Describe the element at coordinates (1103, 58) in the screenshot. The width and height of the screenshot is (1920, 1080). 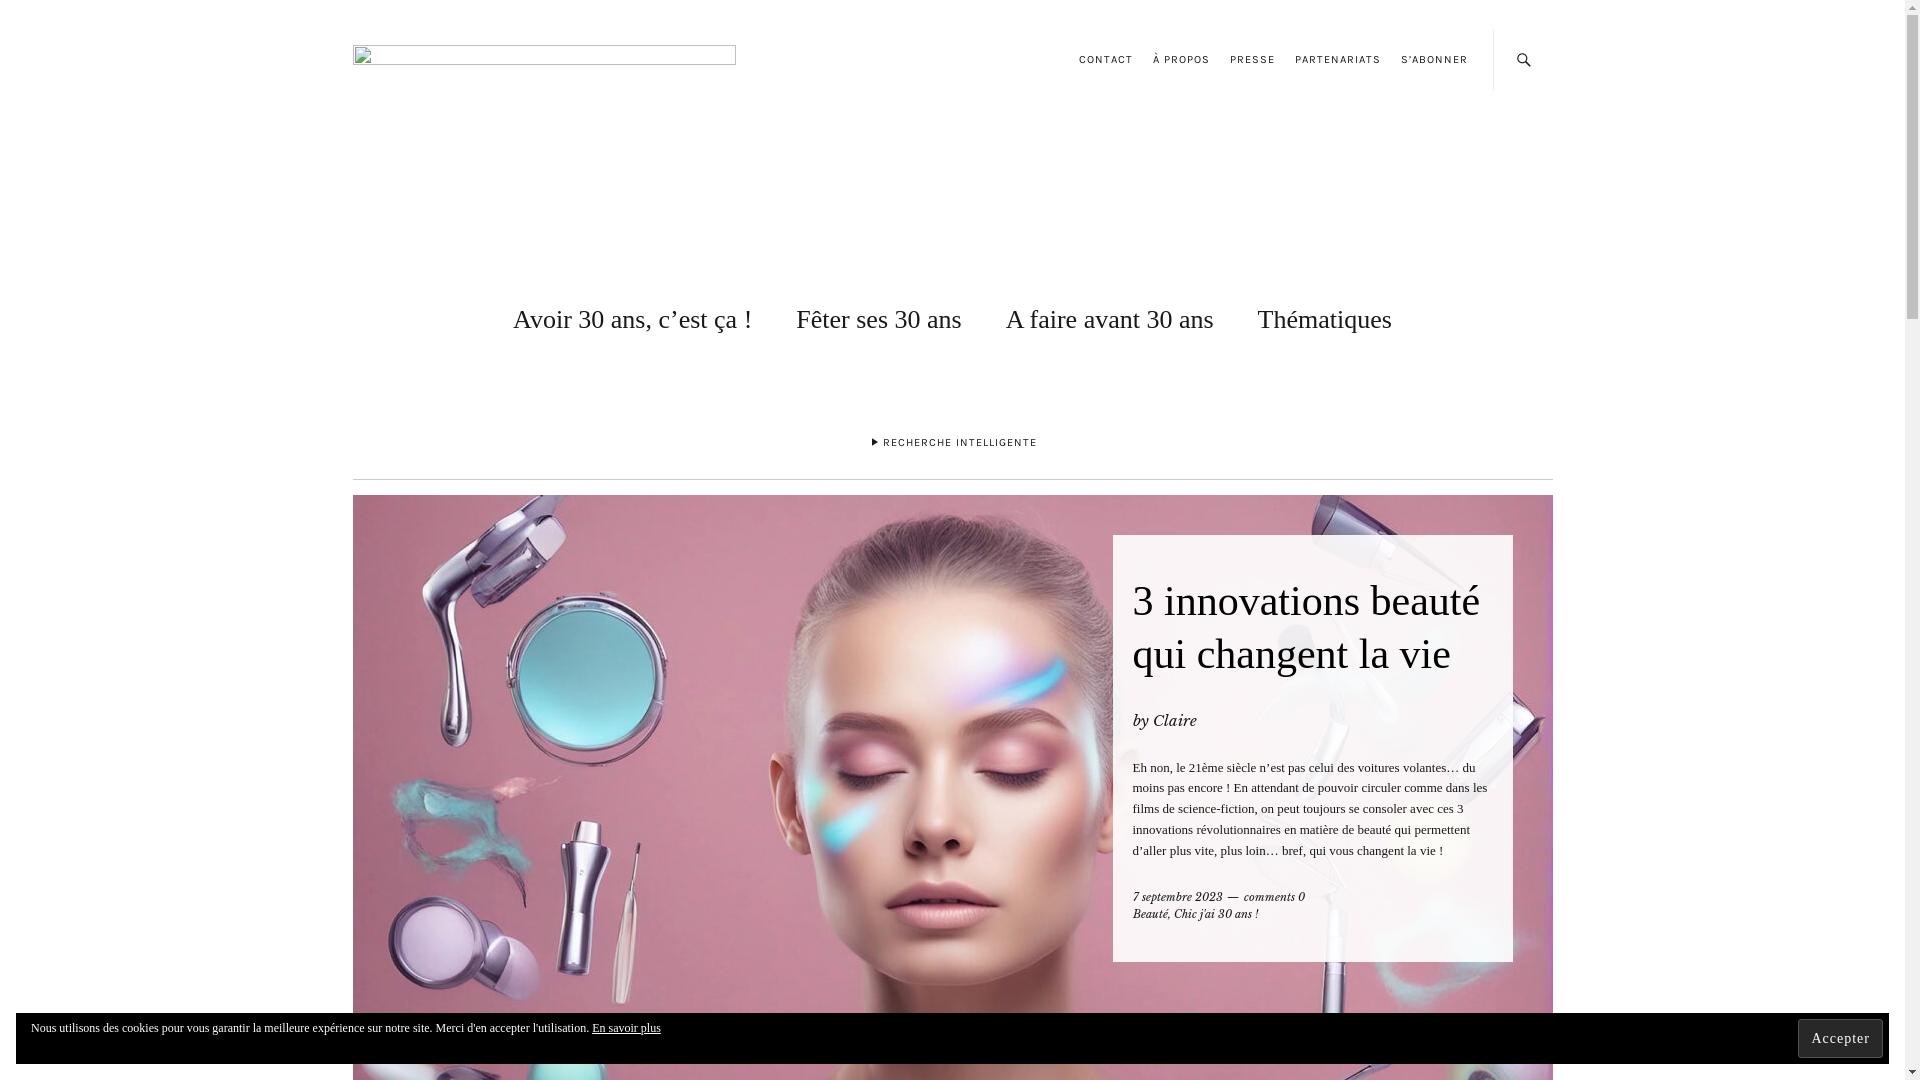
I see `'CONTACT'` at that location.